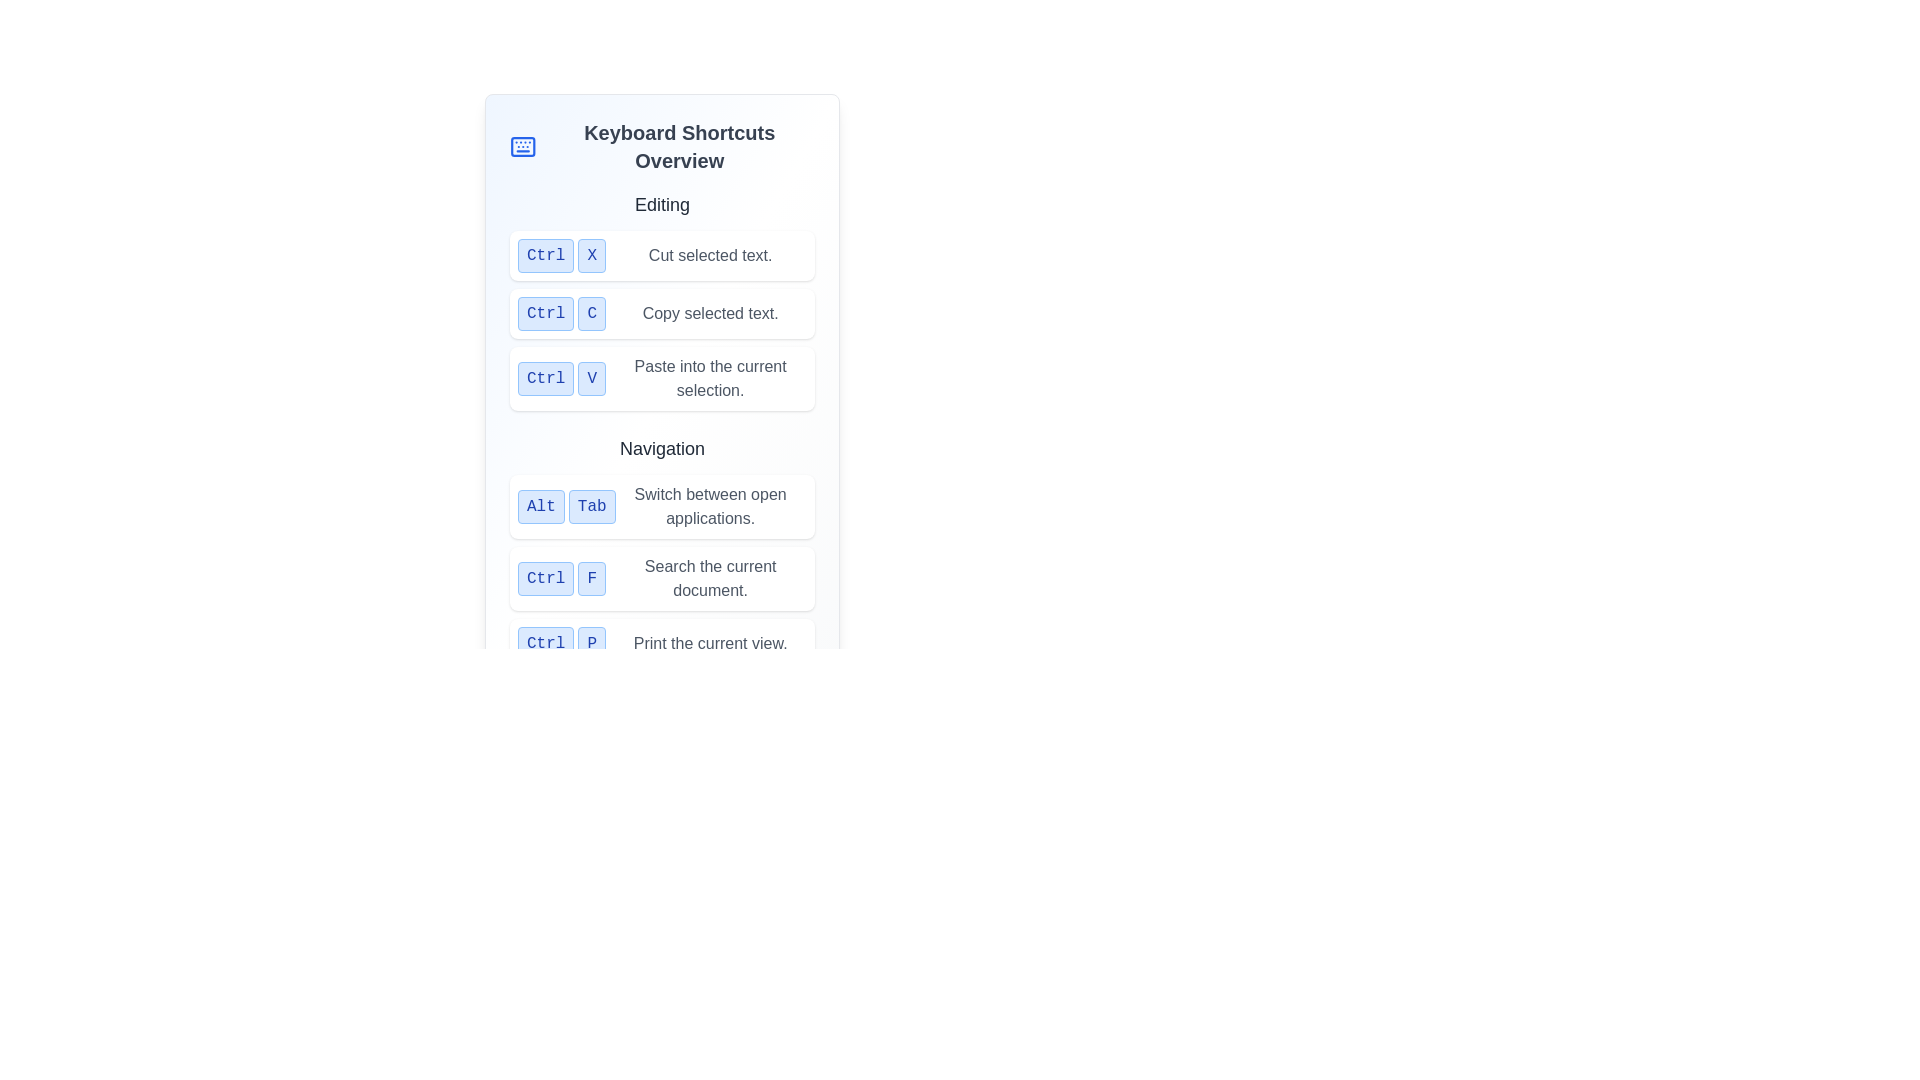 This screenshot has width=1920, height=1080. I want to click on the content of the Information View displaying the keyboard shortcut 'Ctrl + F' and its action 'Search the current document.' This element is positioned between the 'Alt Tab' and 'Ctrl P' shortcut descriptions in the Navigation section, so click(662, 571).